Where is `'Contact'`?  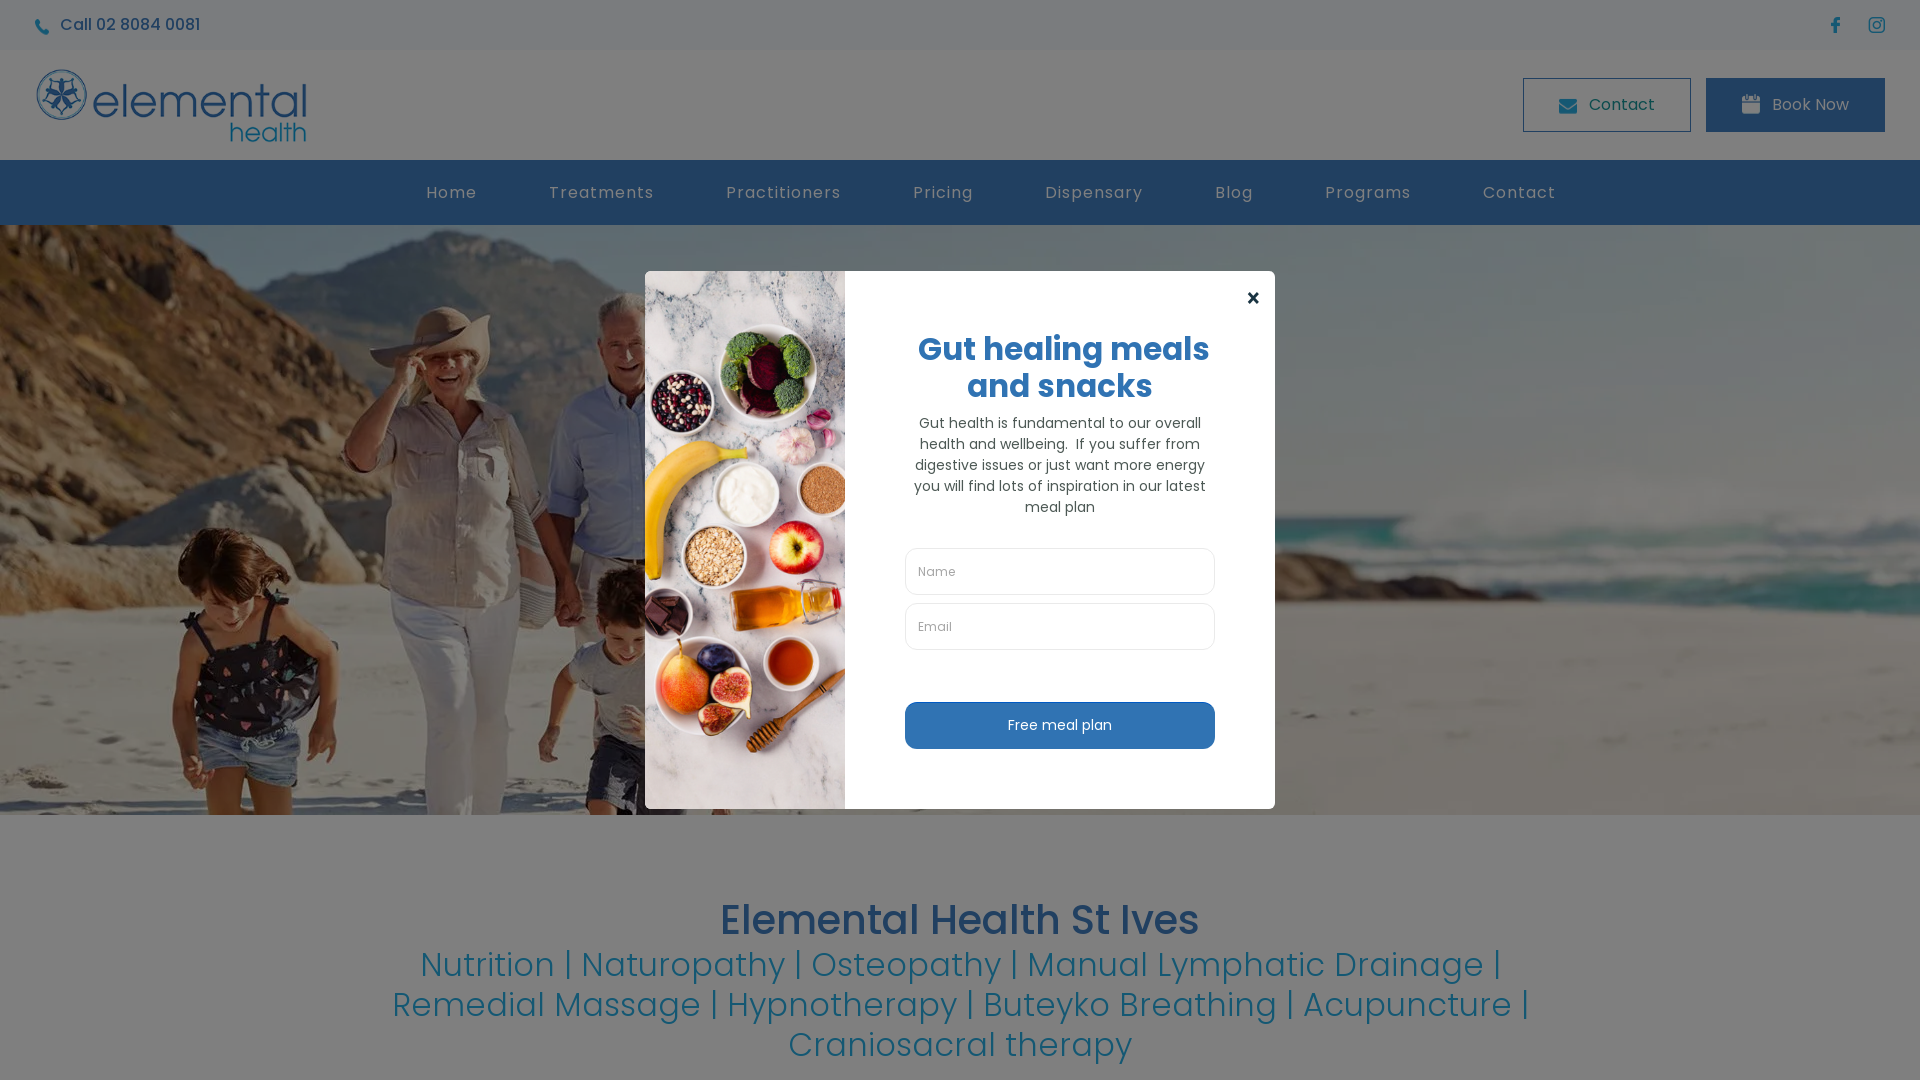 'Contact' is located at coordinates (1607, 104).